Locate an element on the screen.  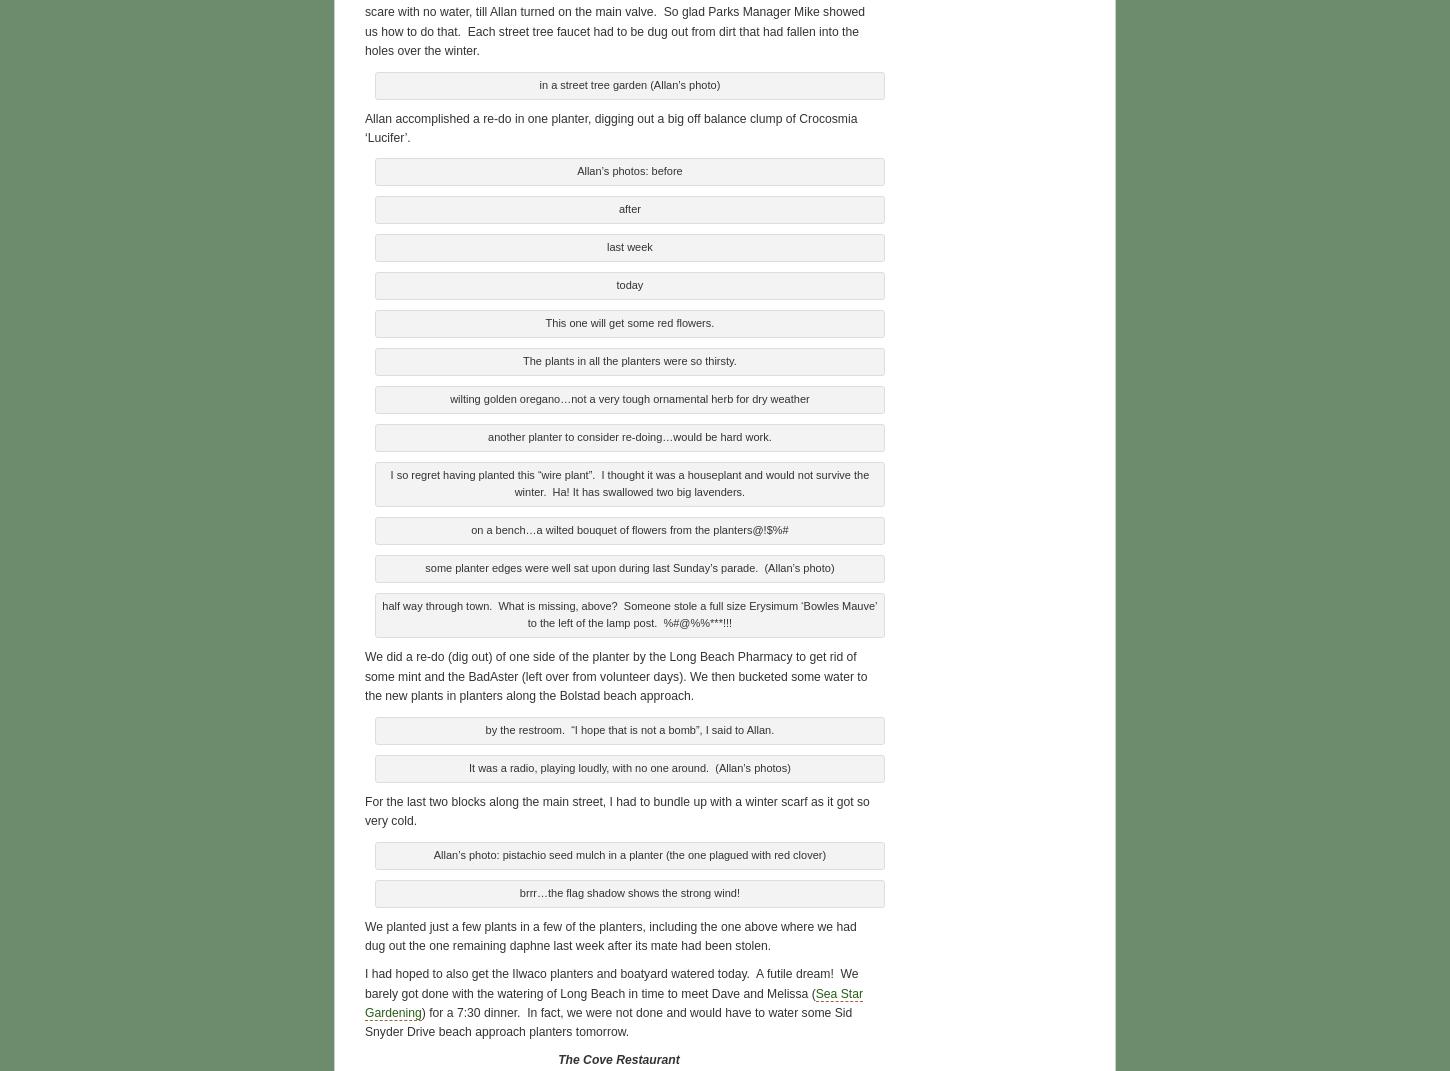
'brrr…the flag shadow shows the strong wind!' is located at coordinates (628, 890).